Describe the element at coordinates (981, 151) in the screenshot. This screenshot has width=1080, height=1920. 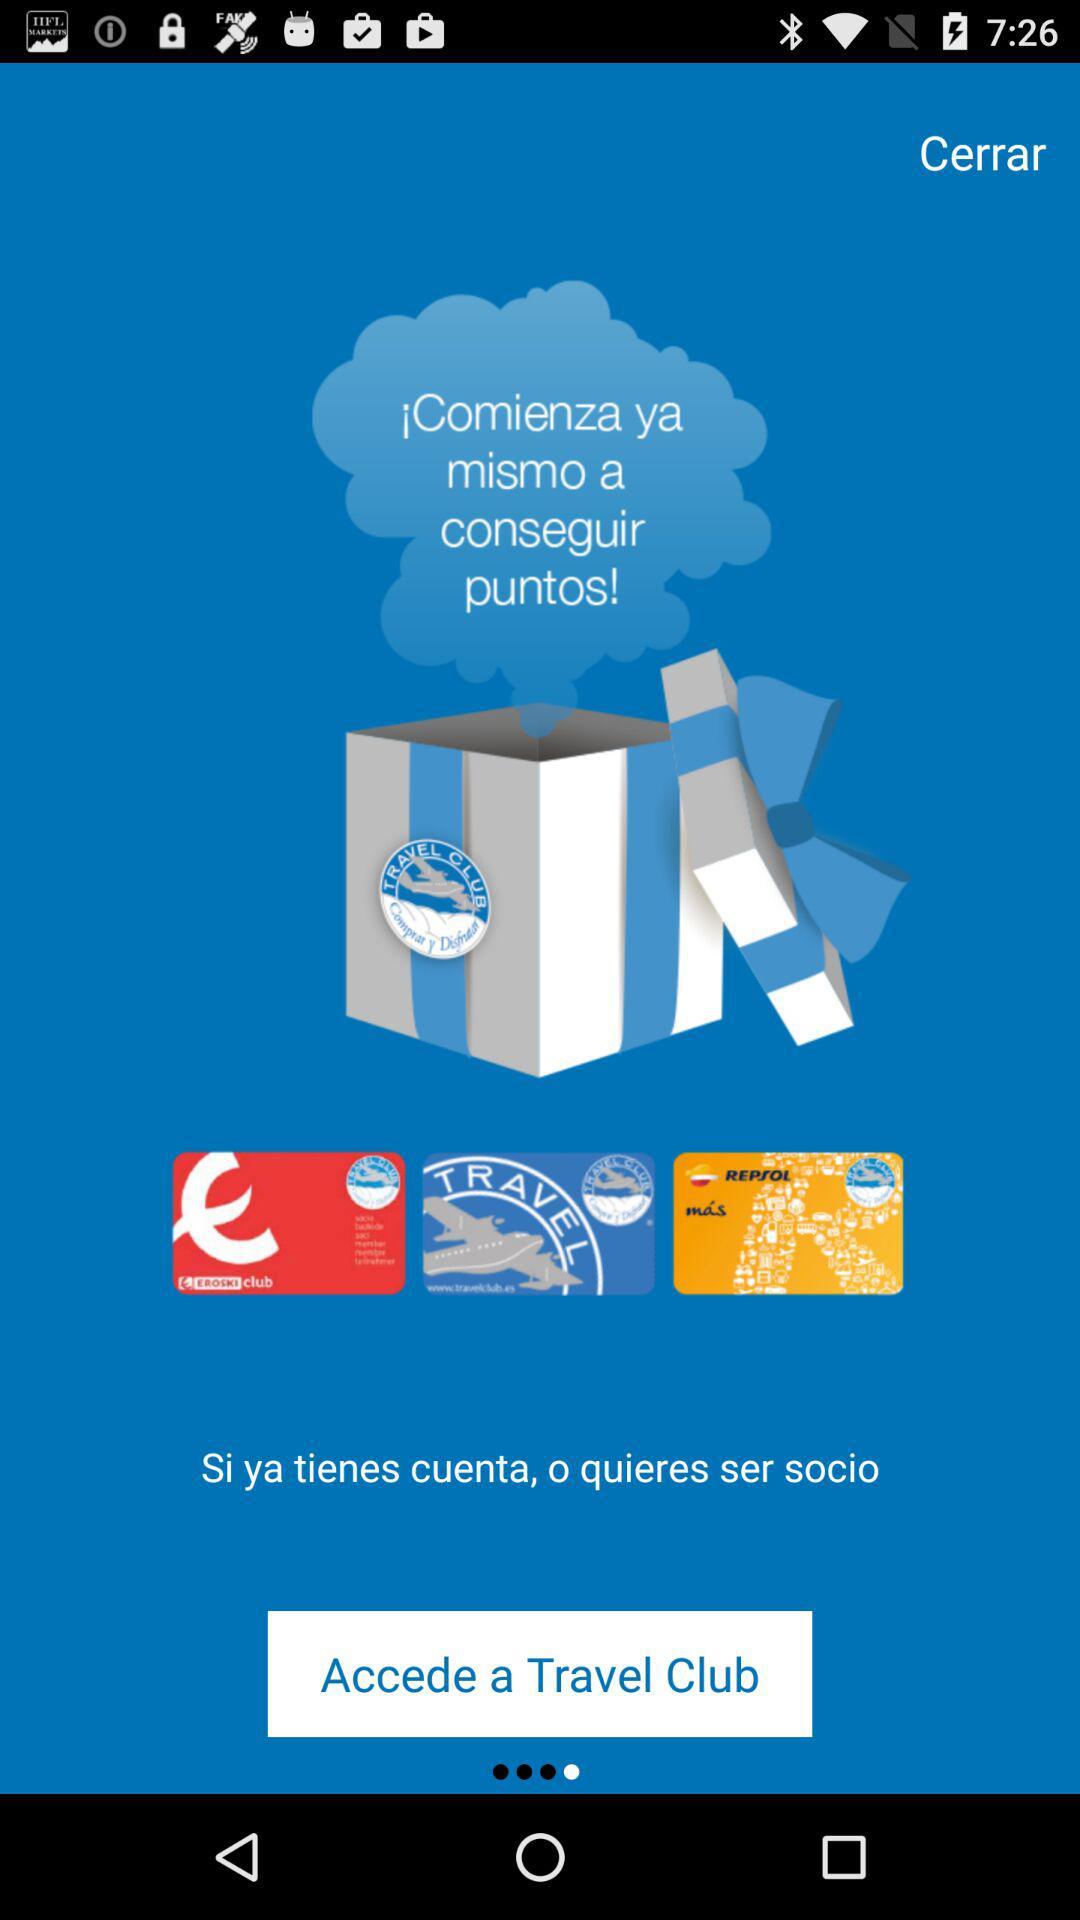
I see `item at the top right corner` at that location.